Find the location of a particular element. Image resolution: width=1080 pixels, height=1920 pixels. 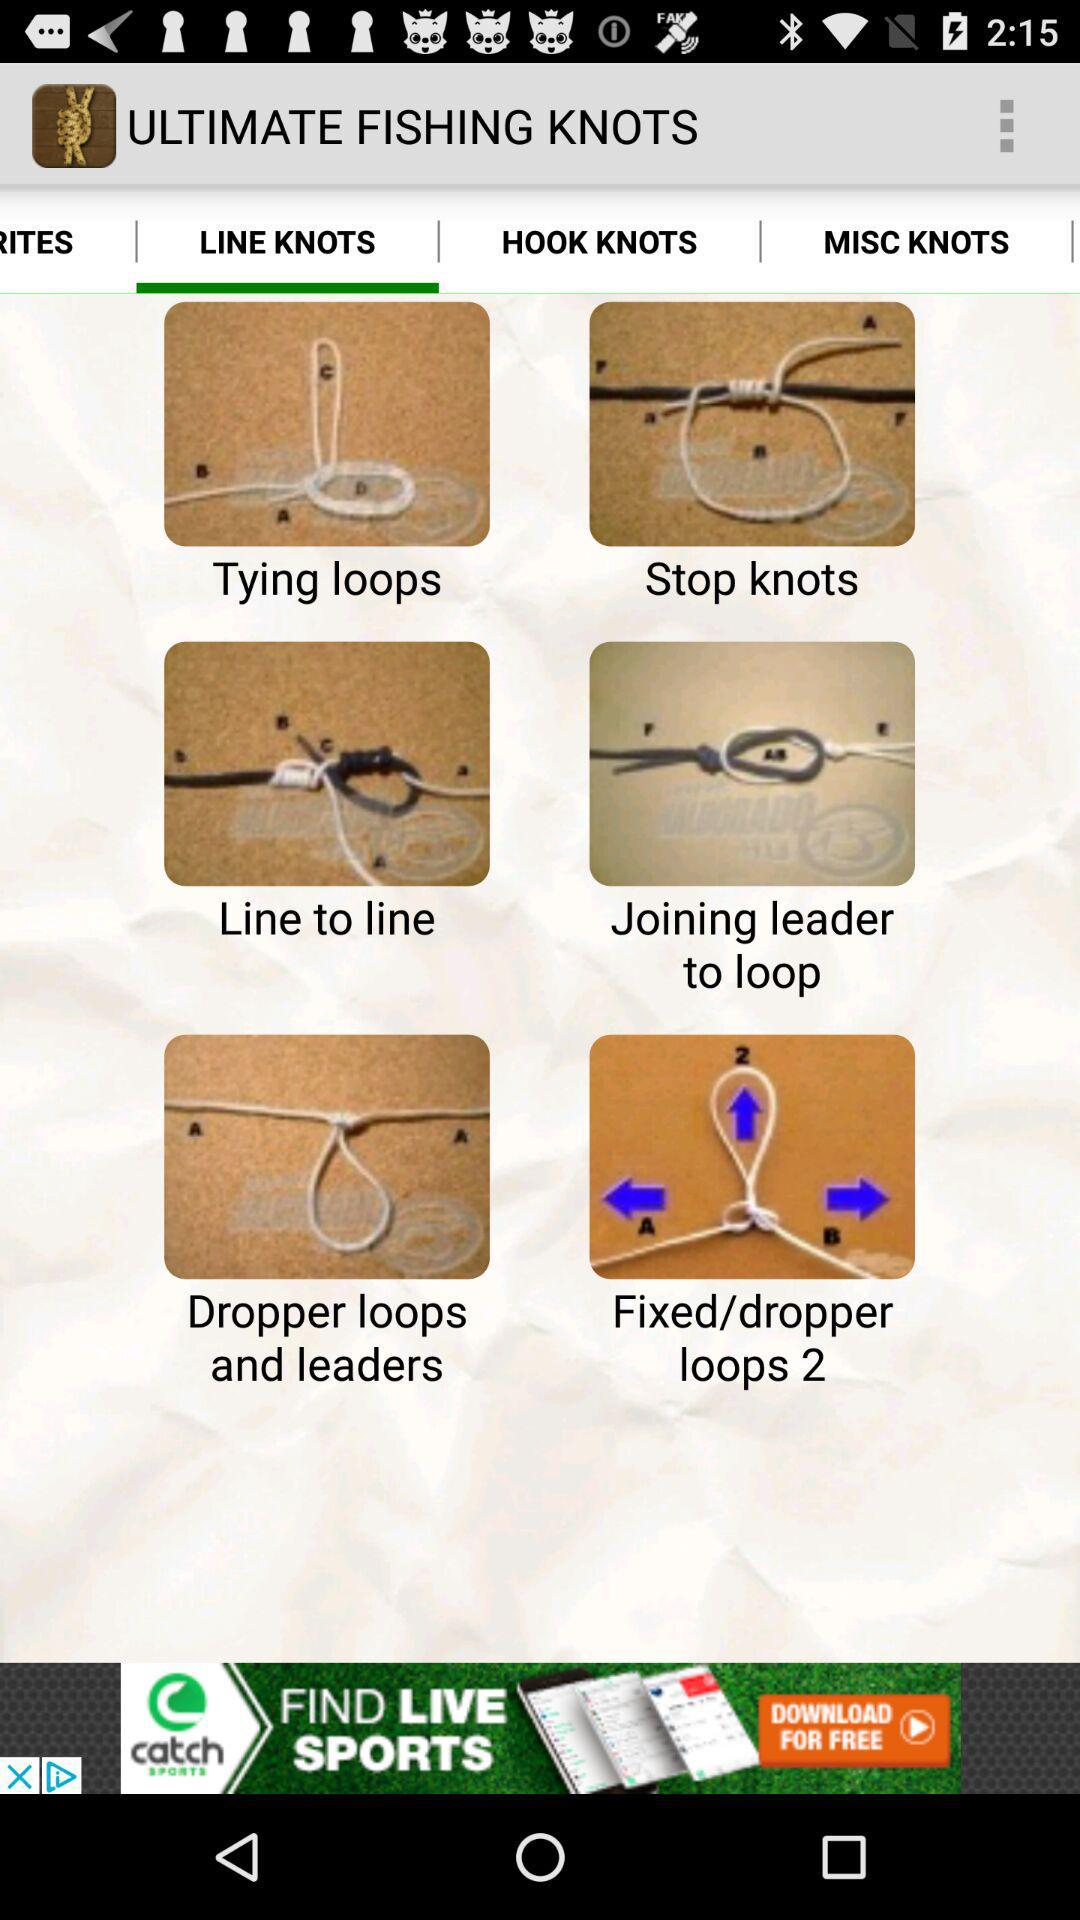

adverts is located at coordinates (540, 1727).